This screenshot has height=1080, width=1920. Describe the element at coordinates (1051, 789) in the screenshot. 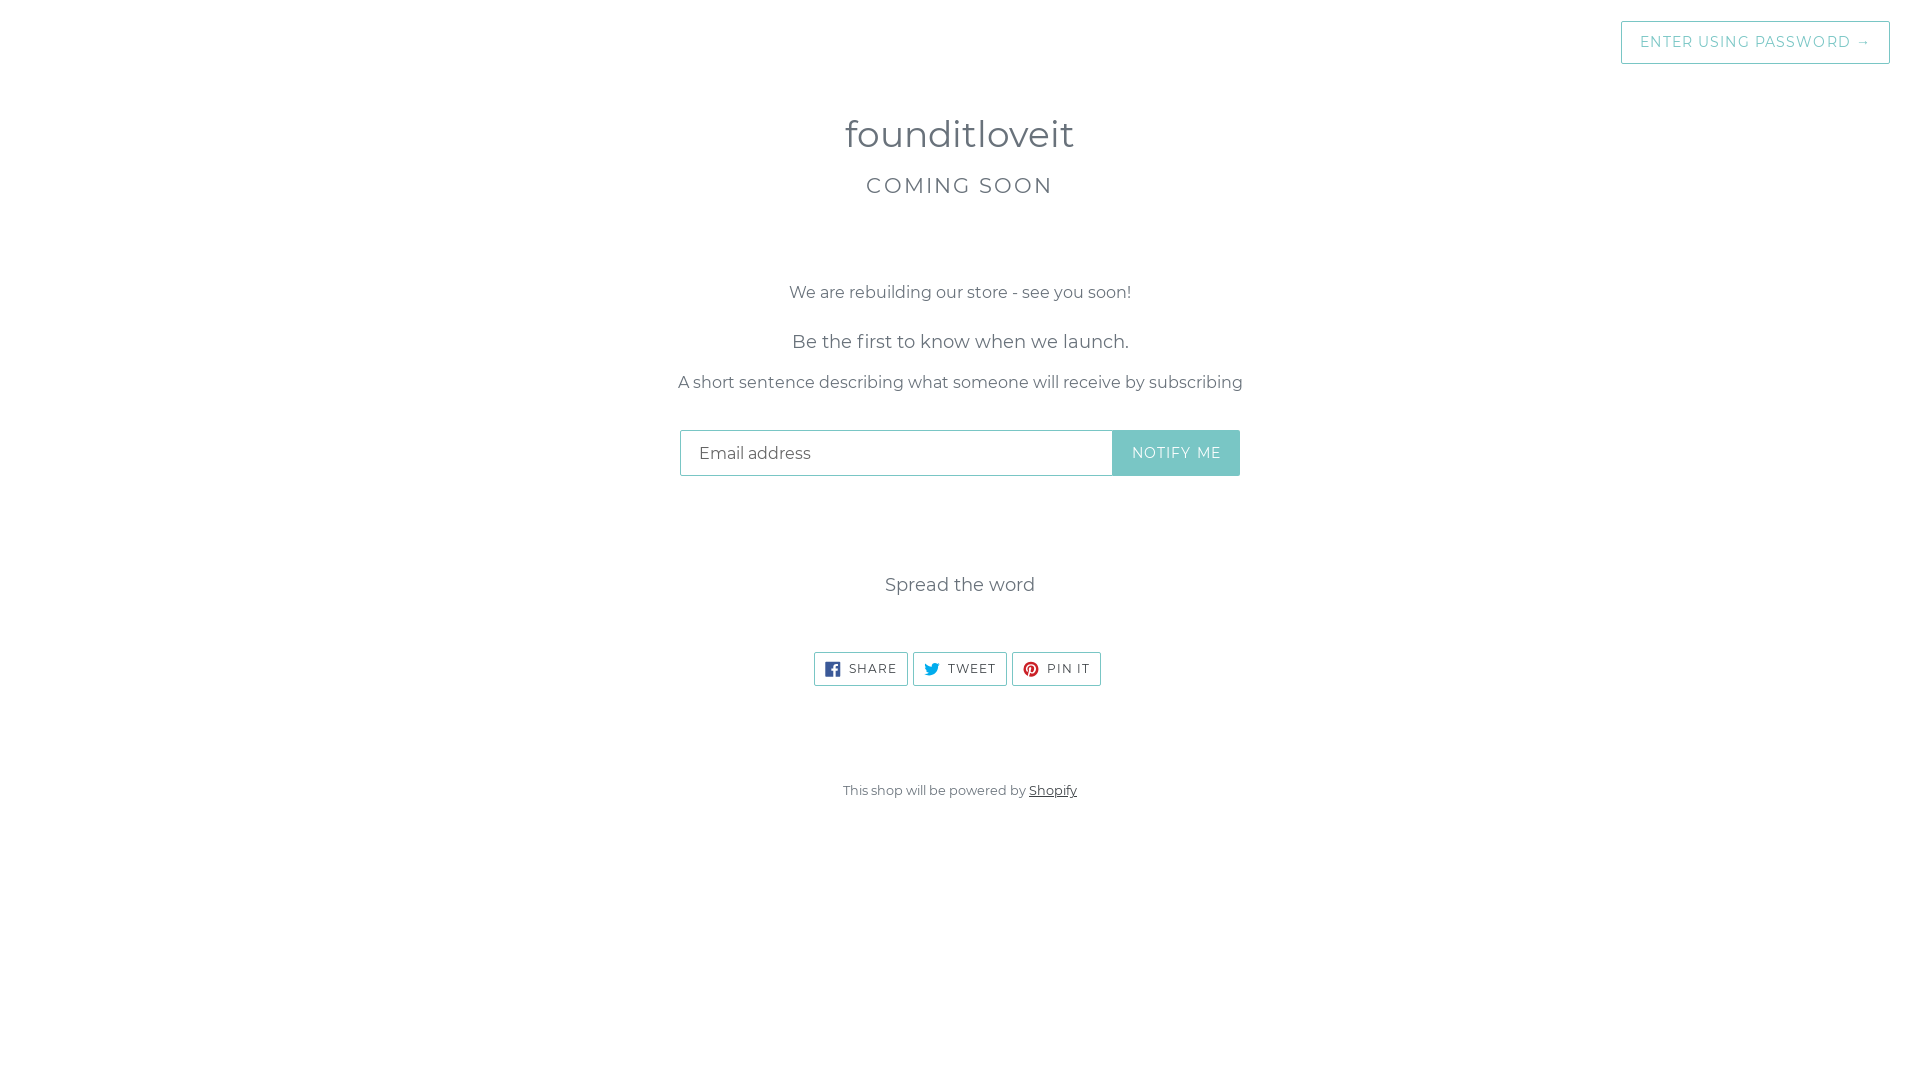

I see `'Shopify'` at that location.